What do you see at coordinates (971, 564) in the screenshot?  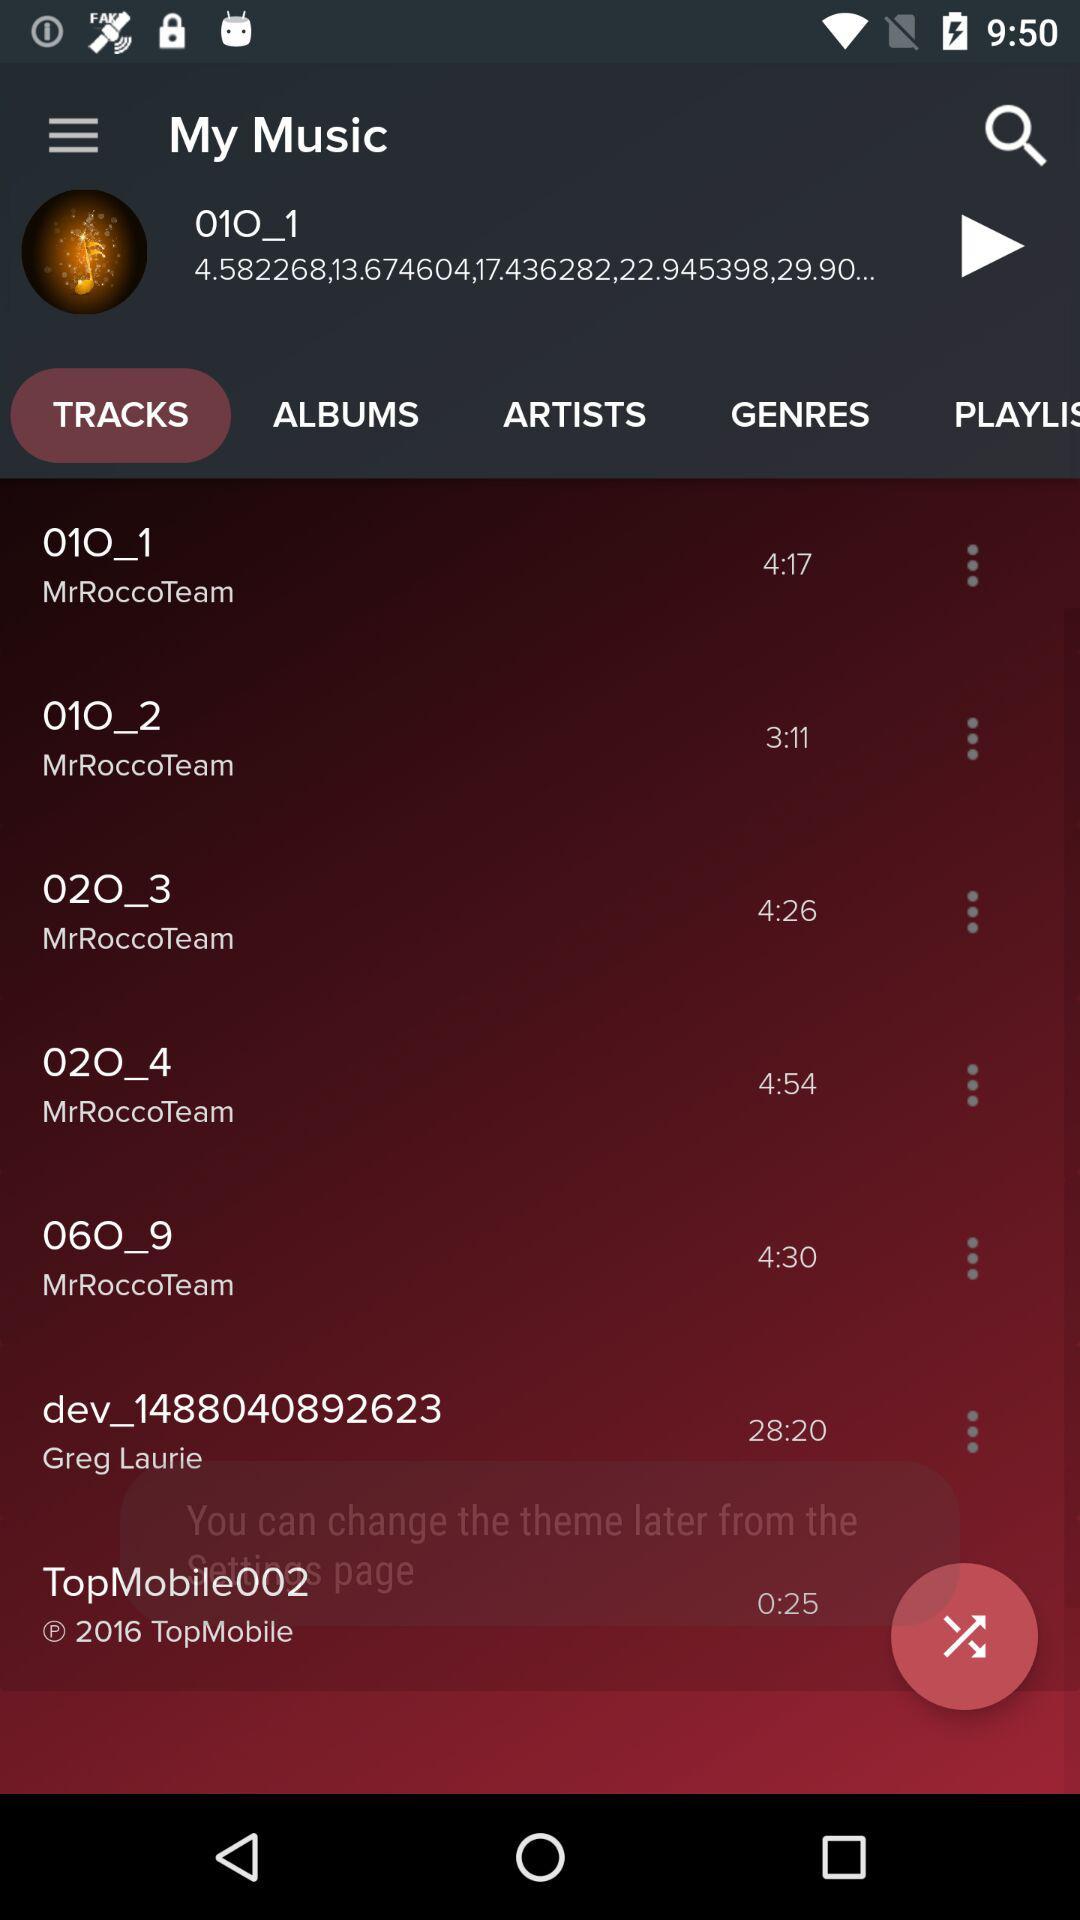 I see `more track options` at bounding box center [971, 564].